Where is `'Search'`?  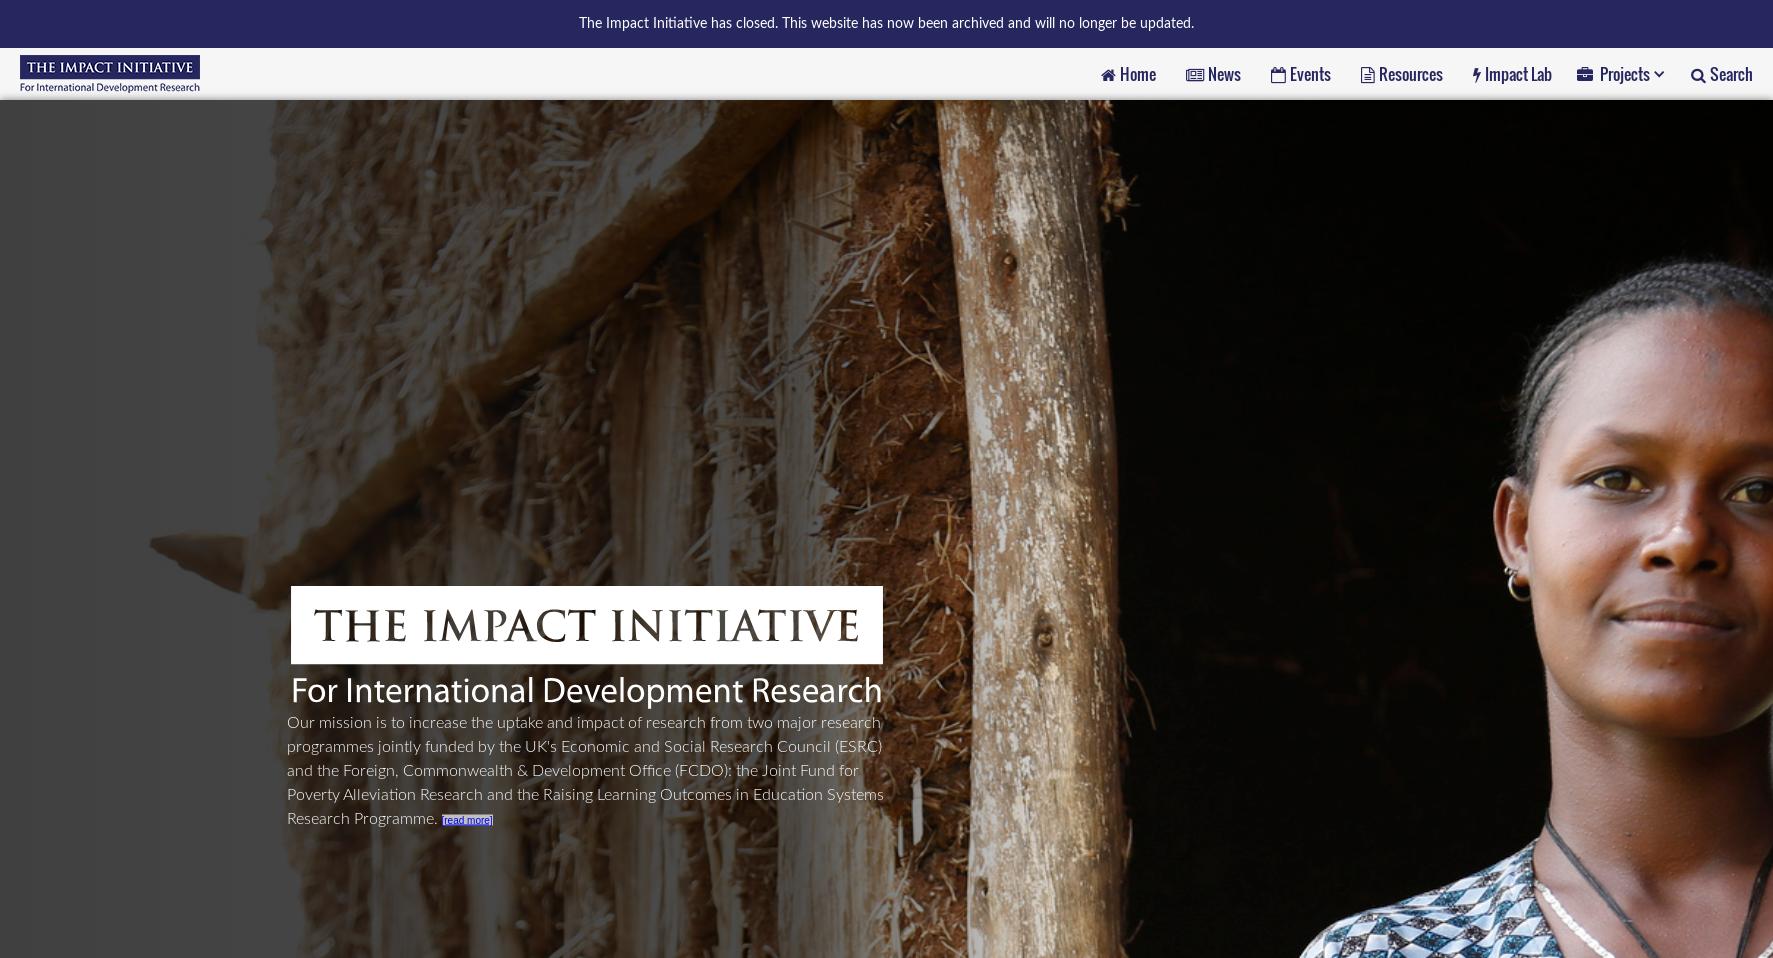
'Search' is located at coordinates (1731, 71).